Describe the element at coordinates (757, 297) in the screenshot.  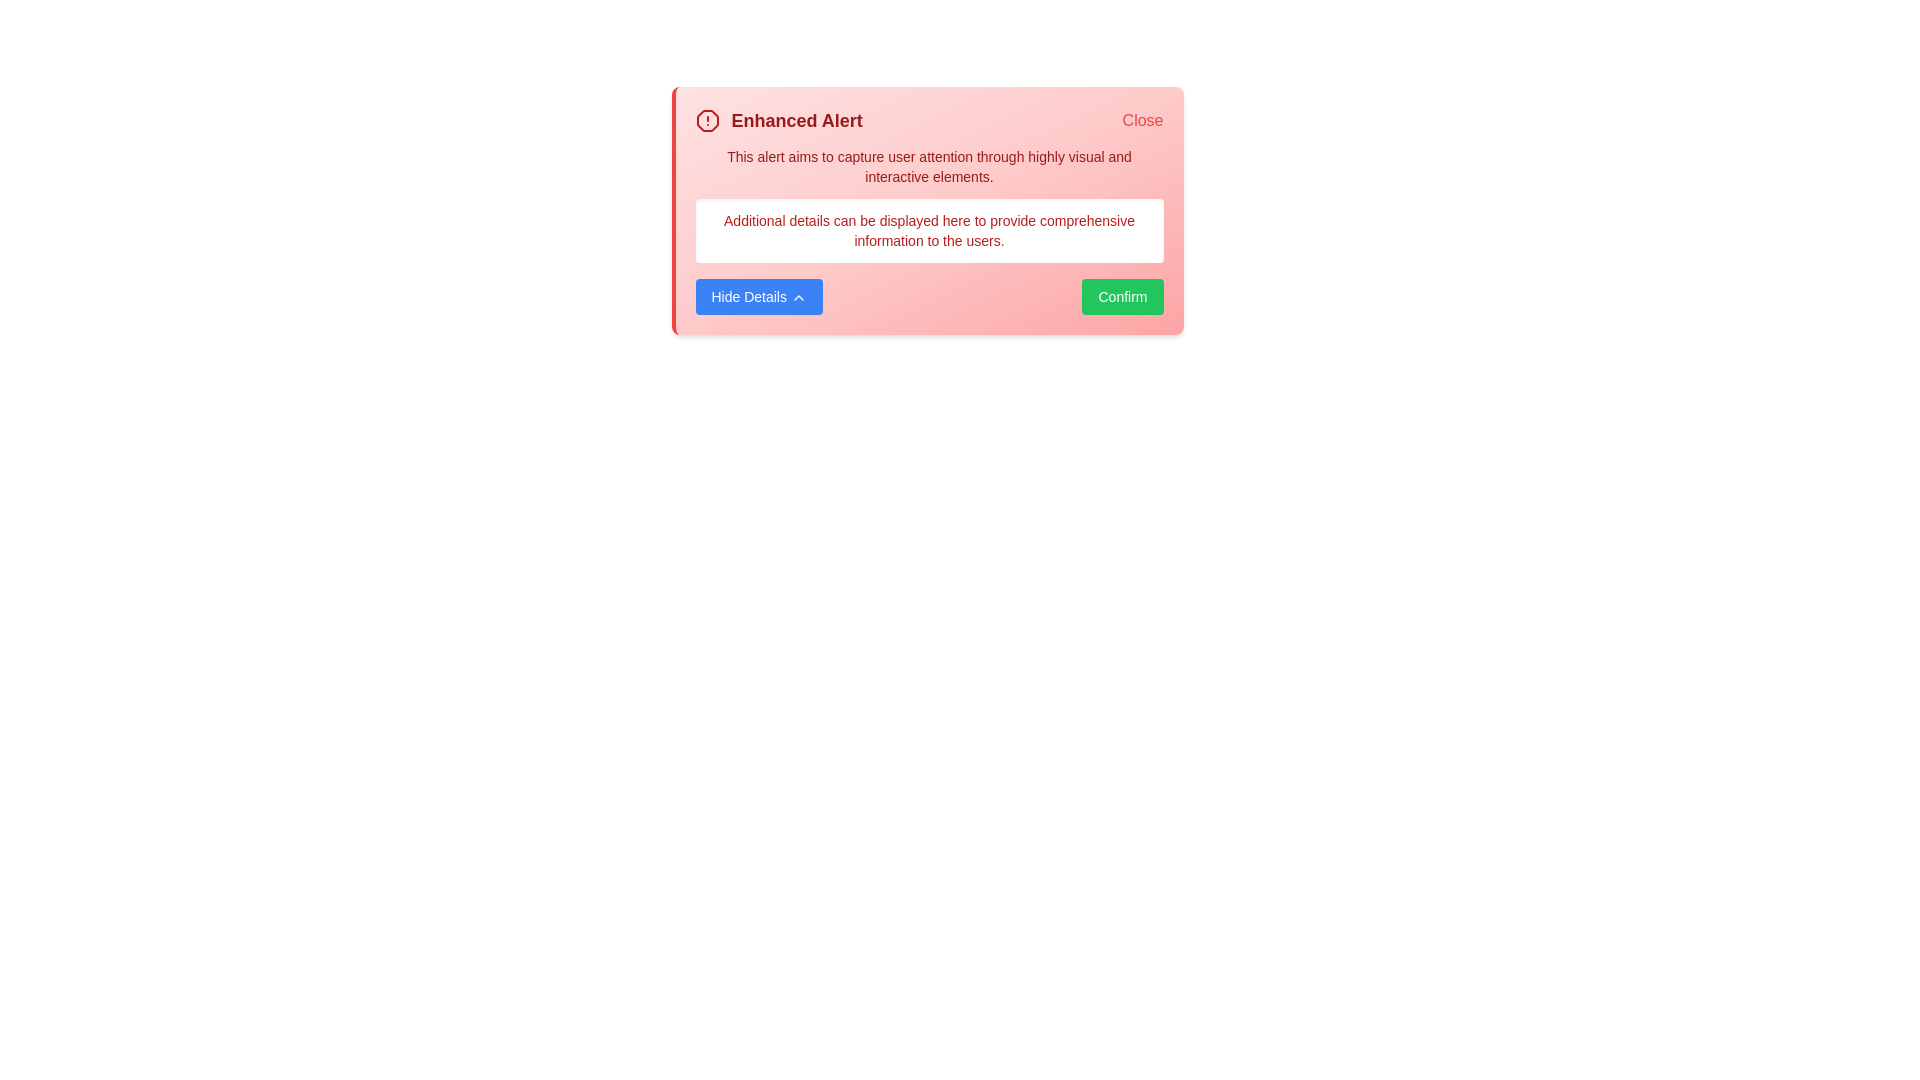
I see `the 'Hide Details' button to toggle the visibility of additional details` at that location.